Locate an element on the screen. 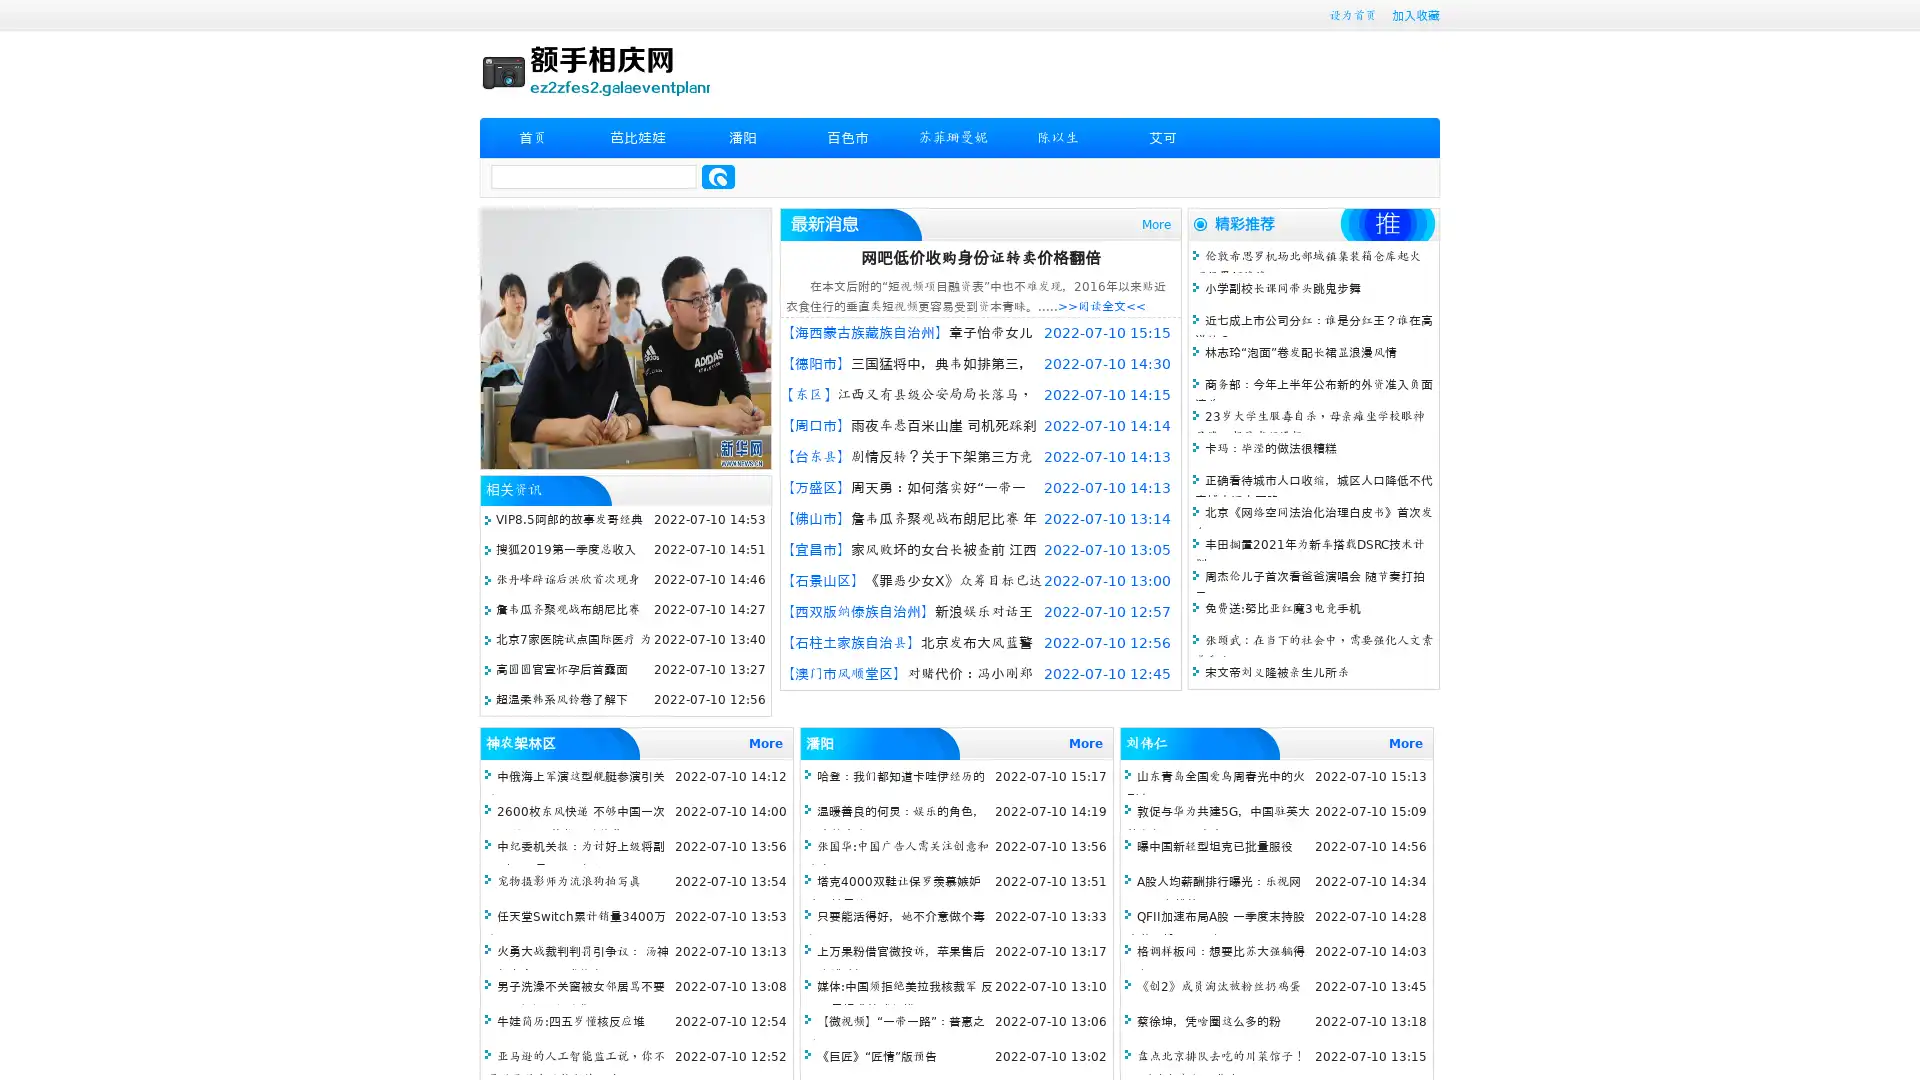 The image size is (1920, 1080). Search is located at coordinates (718, 176).